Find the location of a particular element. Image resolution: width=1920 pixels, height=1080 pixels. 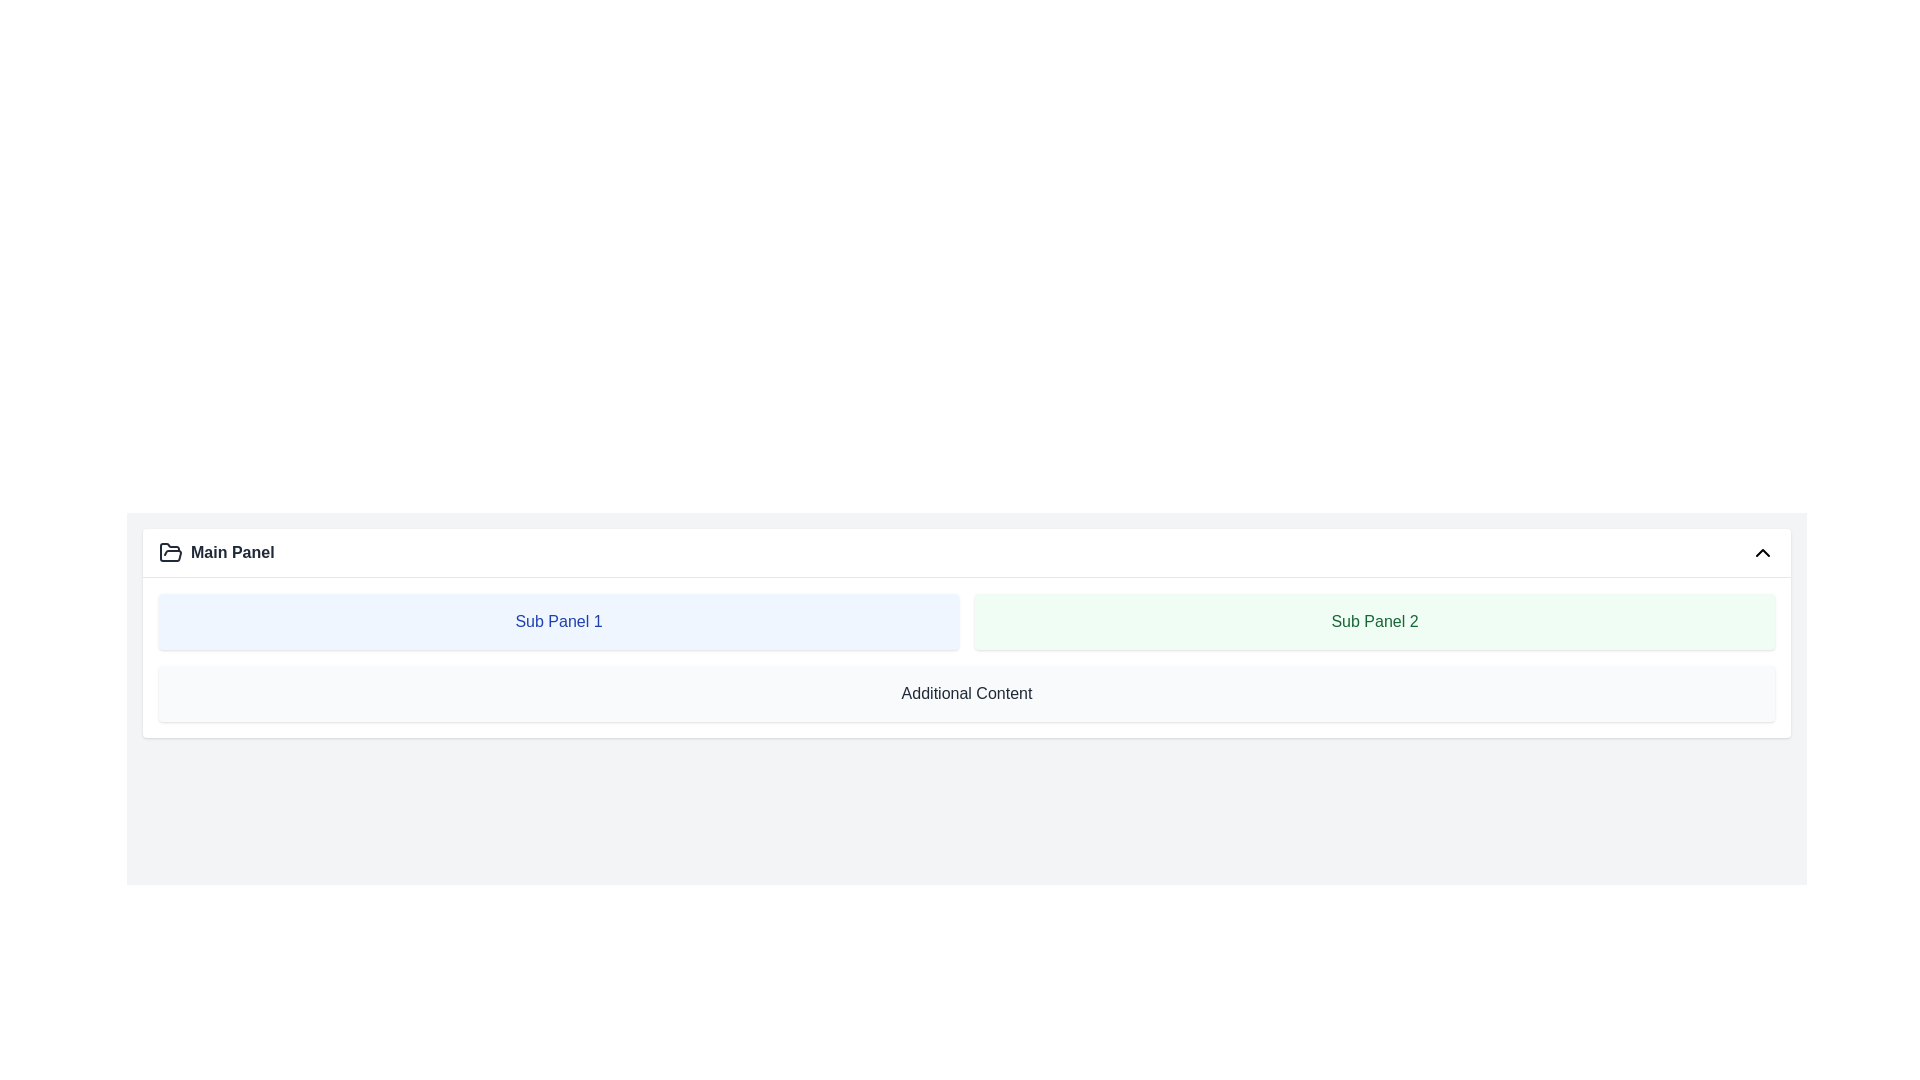

label 'Main Panel' which is displayed in bold with a dark gray font, located near the top-left corner of its containing panel is located at coordinates (216, 552).